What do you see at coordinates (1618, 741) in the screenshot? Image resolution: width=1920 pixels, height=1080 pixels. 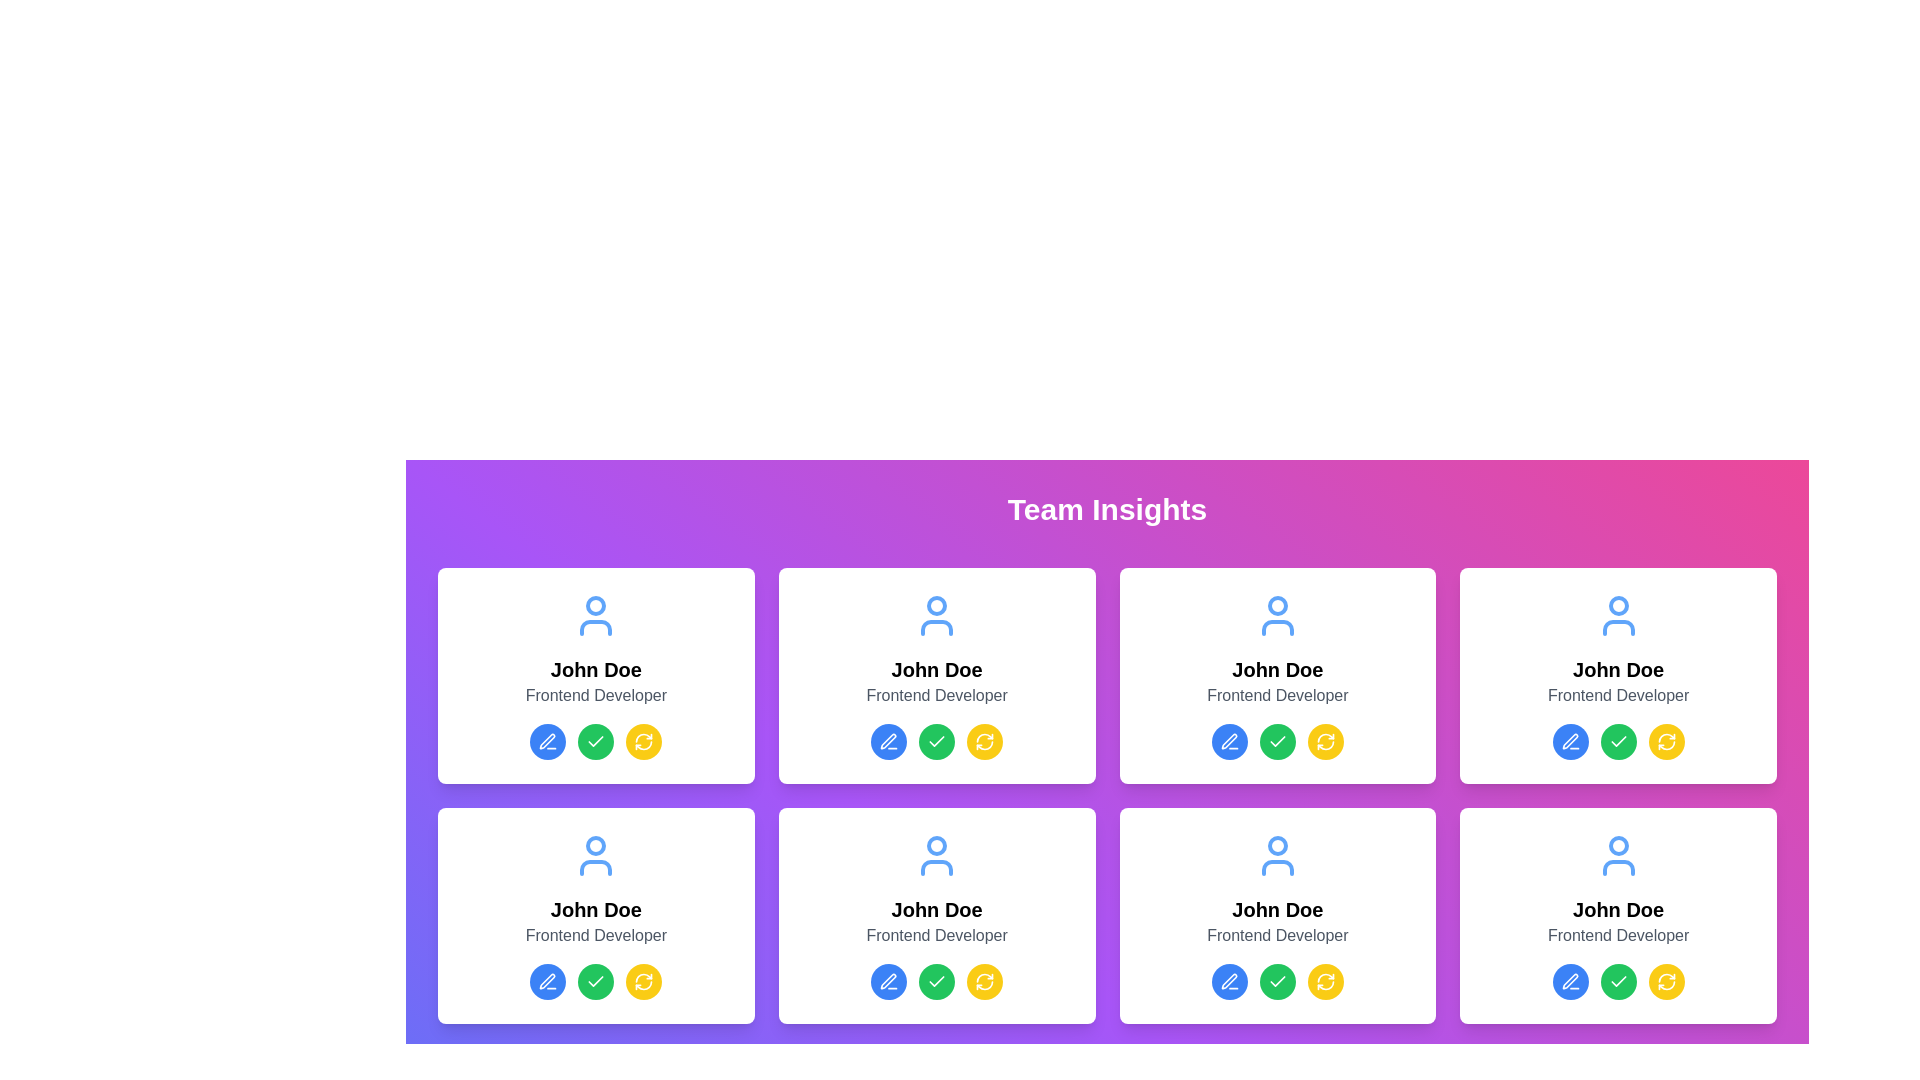 I see `the green circular icon button with a white checkmark symbol located in the second row of user cards` at bounding box center [1618, 741].